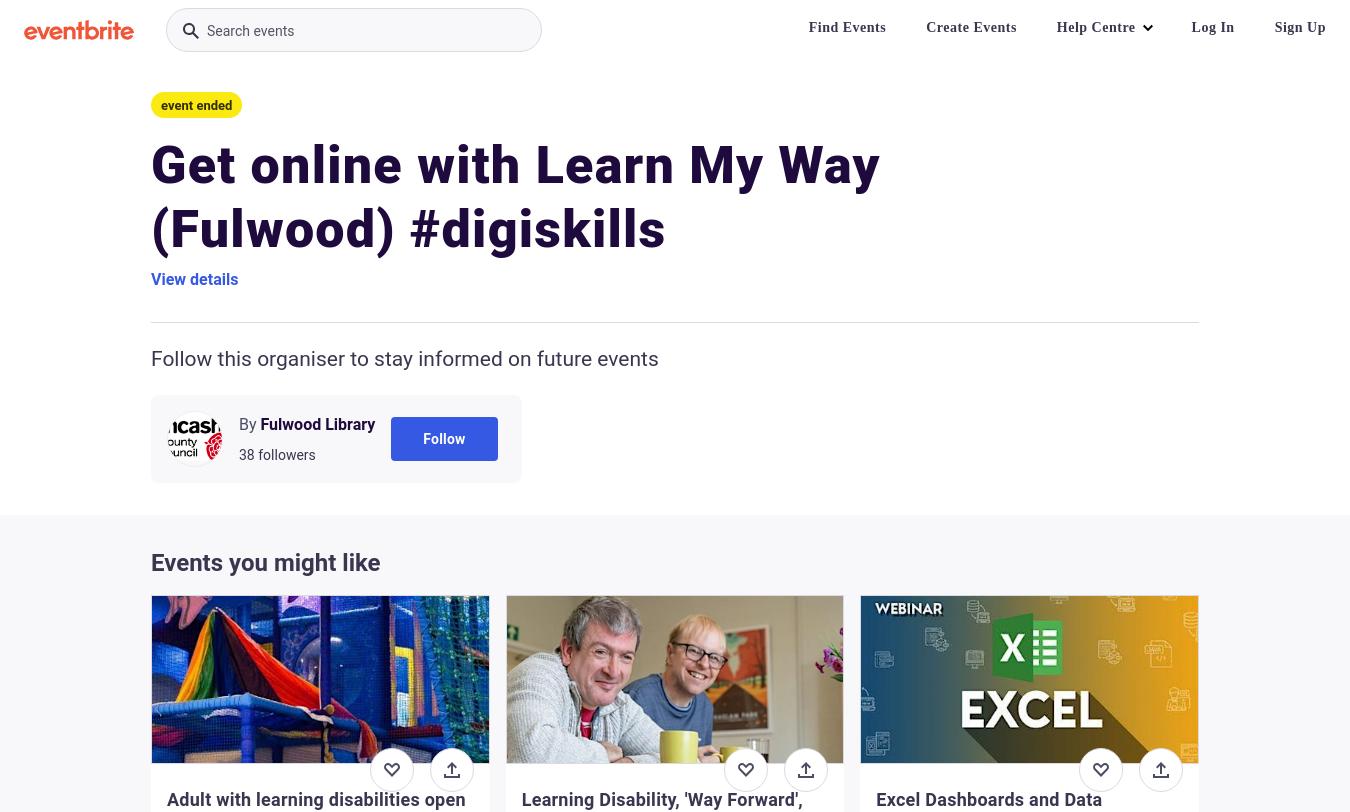  Describe the element at coordinates (237, 424) in the screenshot. I see `'By'` at that location.